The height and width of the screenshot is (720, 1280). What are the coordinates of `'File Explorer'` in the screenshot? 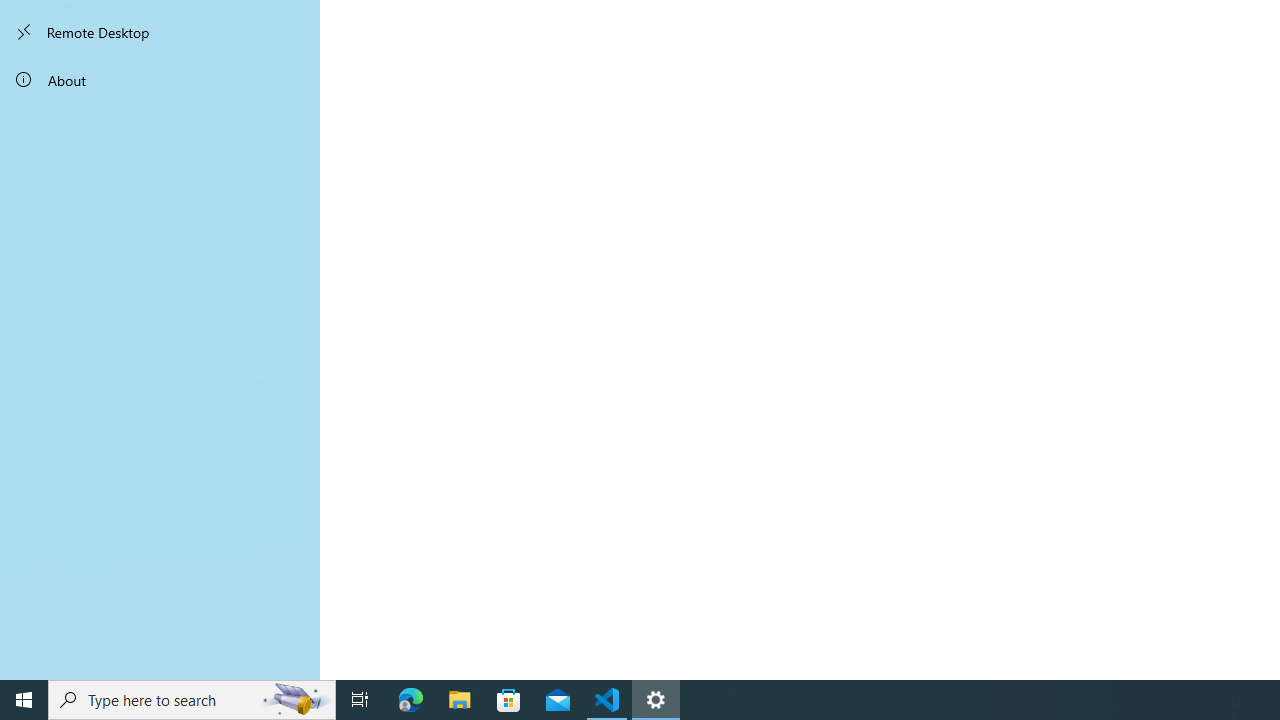 It's located at (459, 698).